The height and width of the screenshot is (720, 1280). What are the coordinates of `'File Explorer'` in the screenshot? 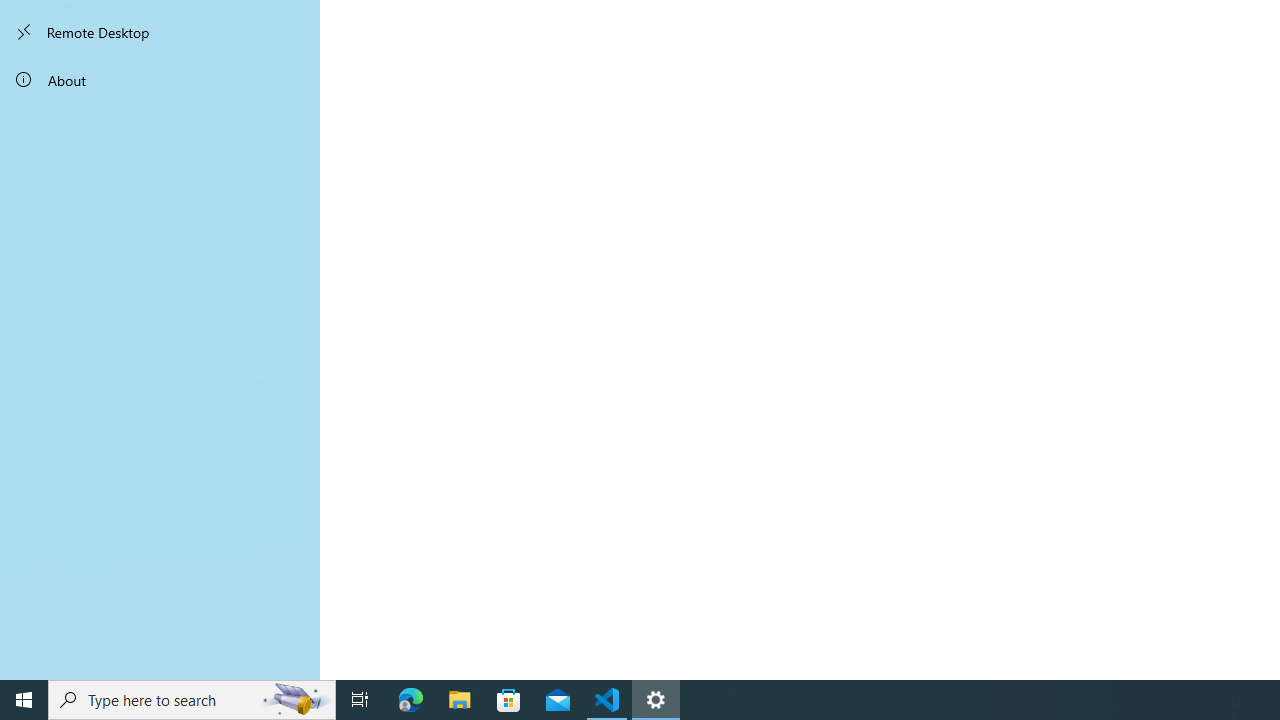 It's located at (459, 698).